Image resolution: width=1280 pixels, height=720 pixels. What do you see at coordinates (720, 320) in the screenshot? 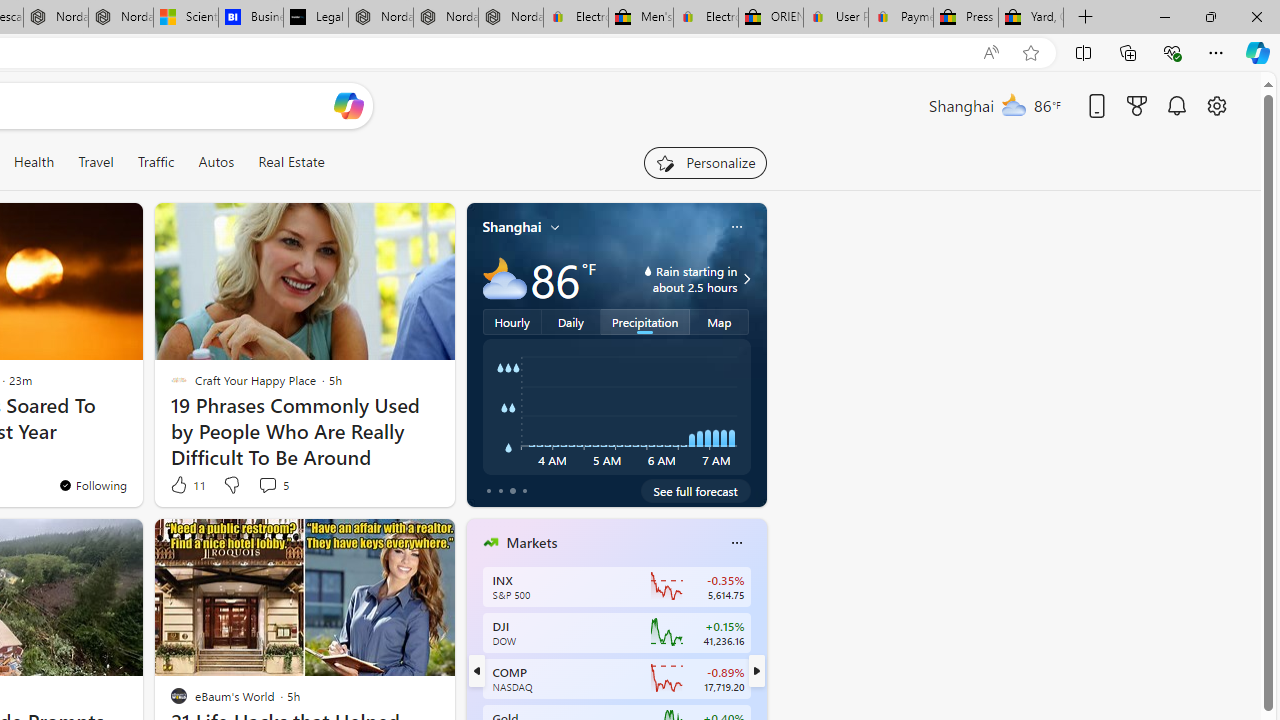
I see `'Map'` at bounding box center [720, 320].